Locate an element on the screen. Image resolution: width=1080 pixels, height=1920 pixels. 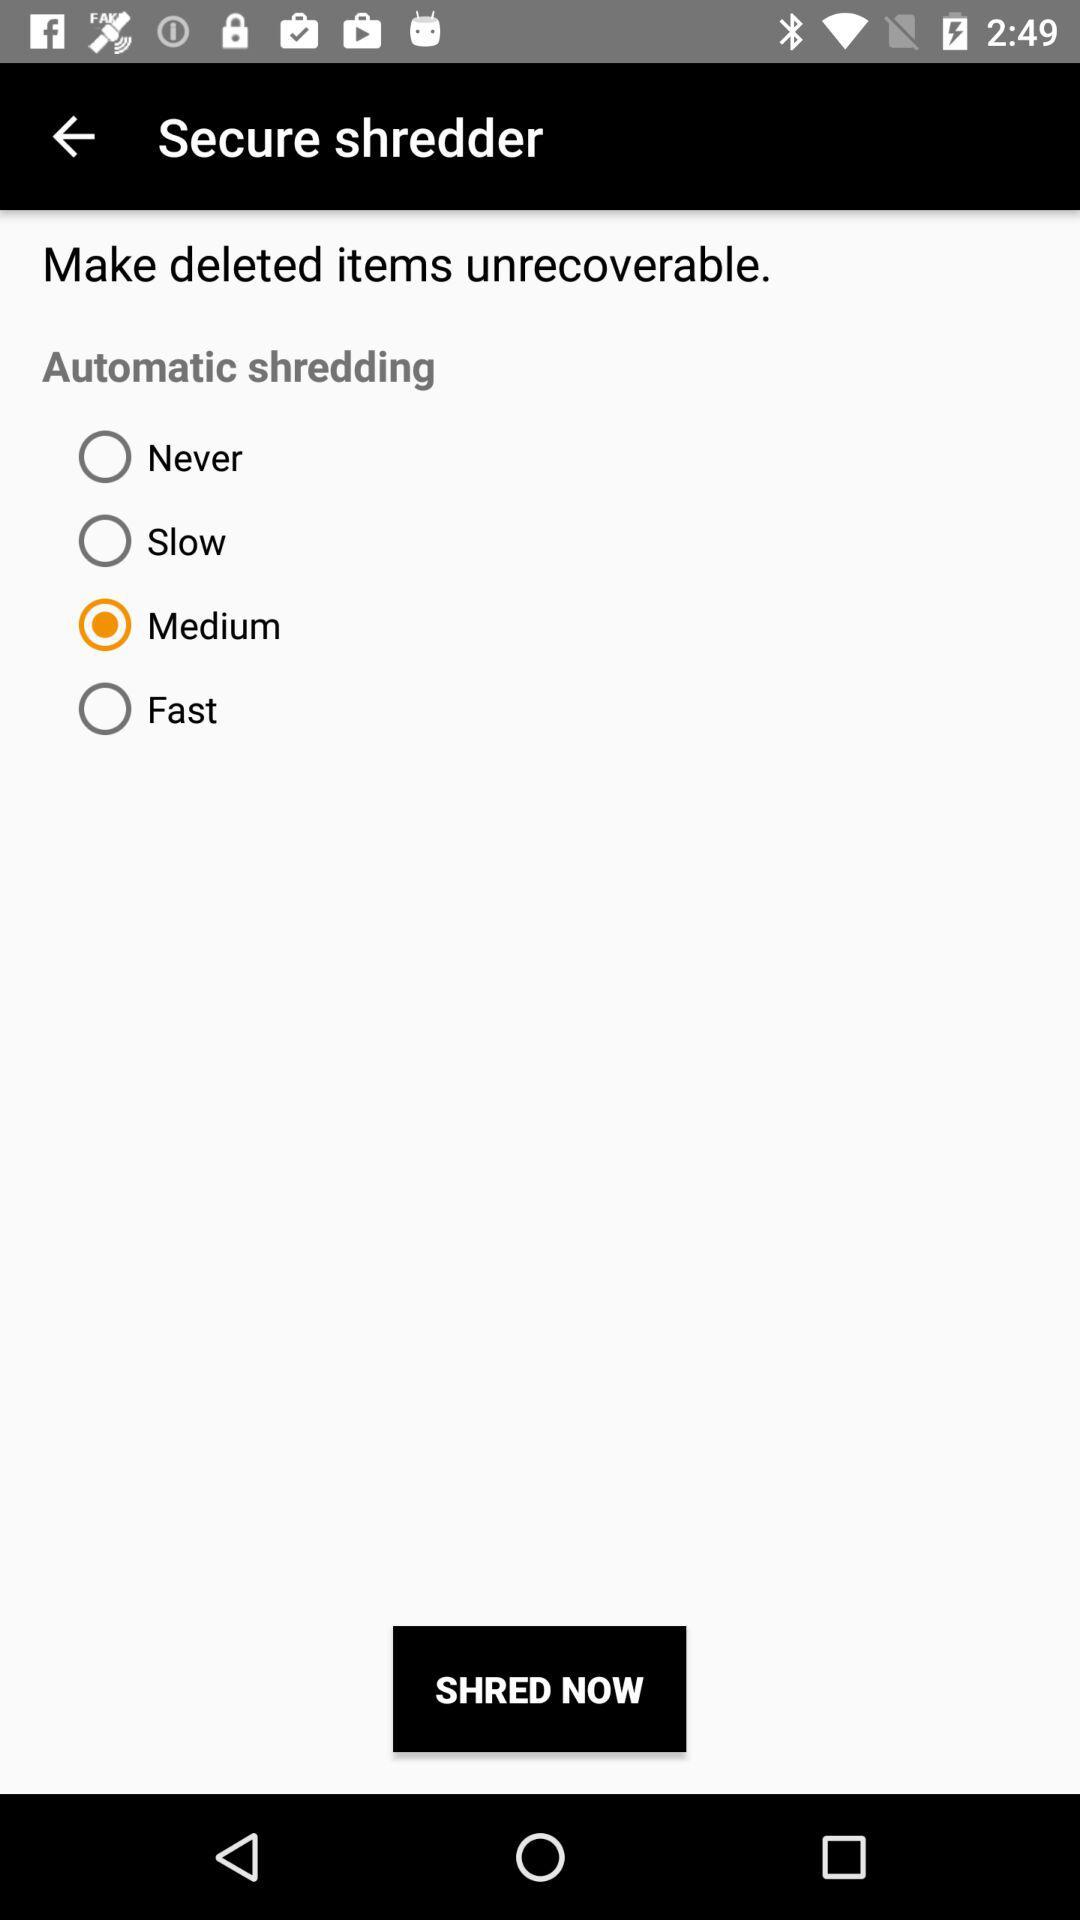
the never item is located at coordinates (152, 455).